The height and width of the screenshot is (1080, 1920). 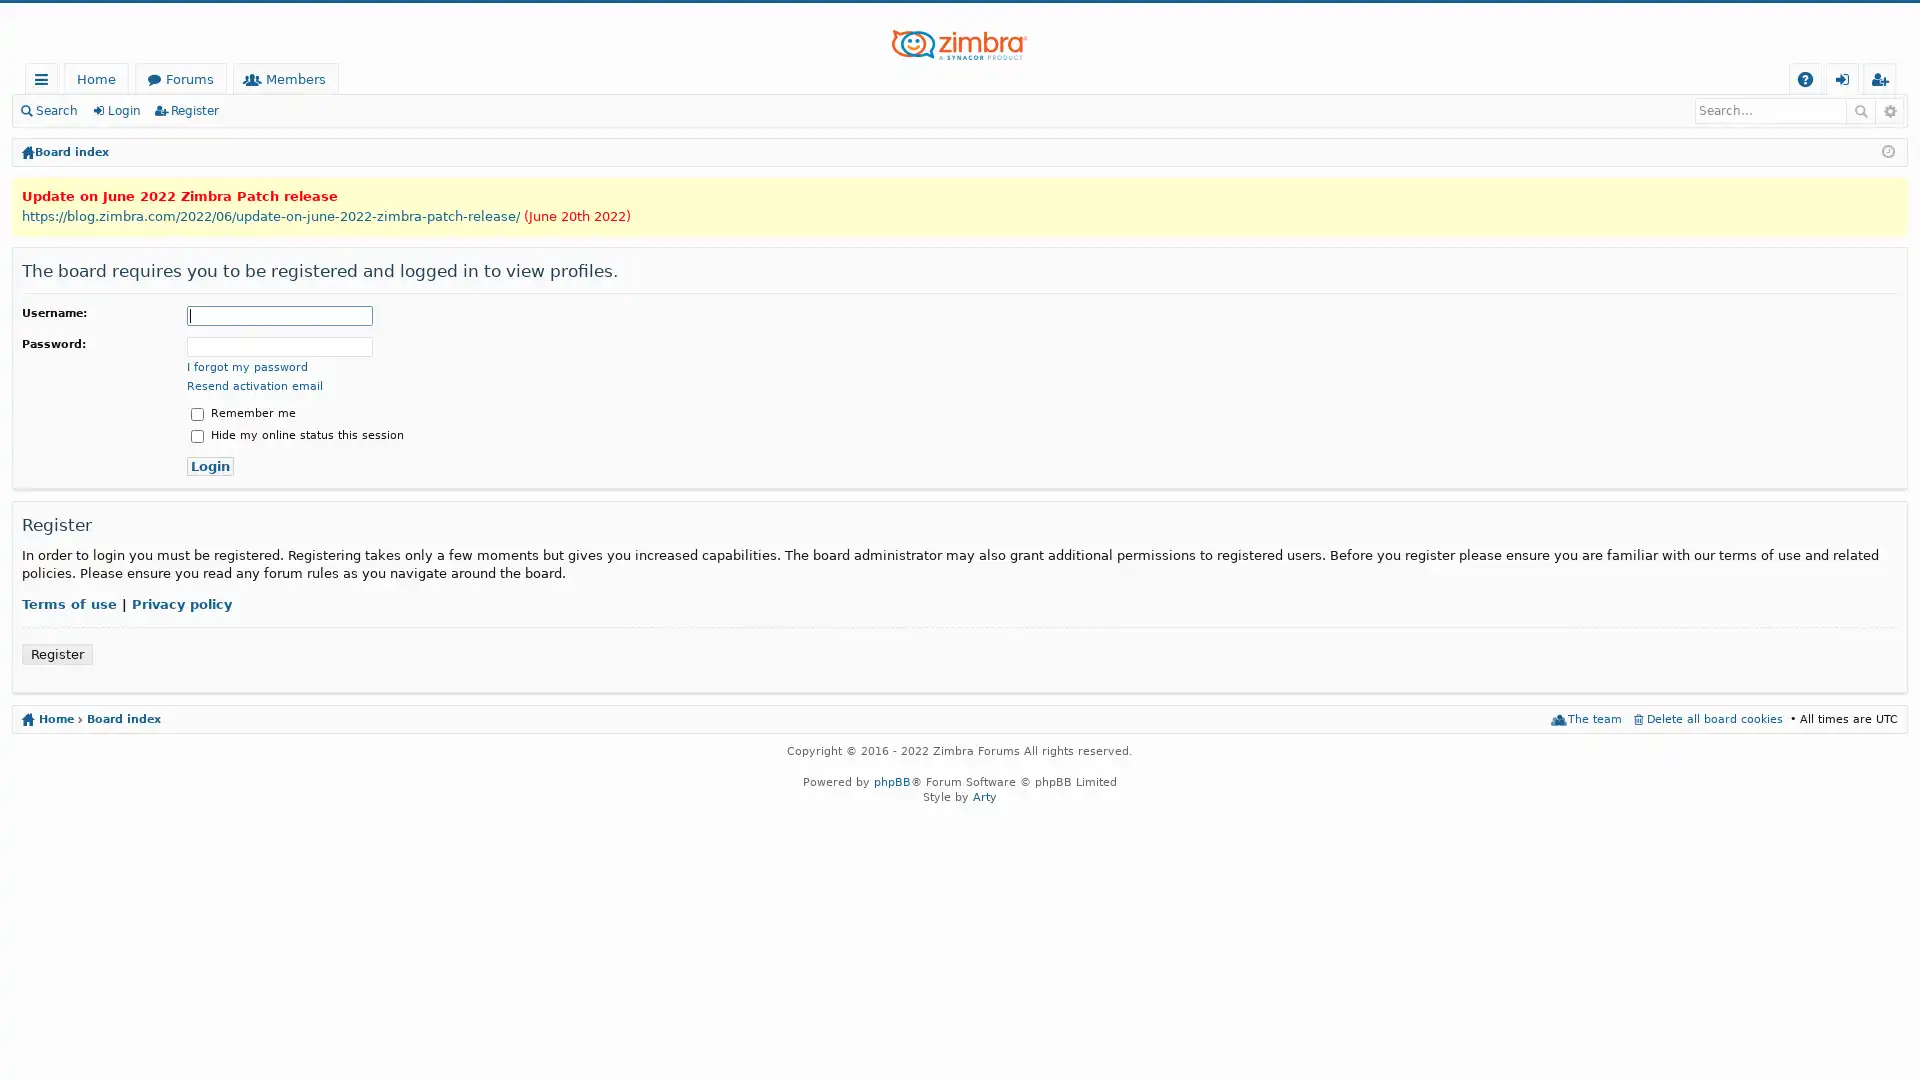 I want to click on Search, so click(x=1860, y=111).